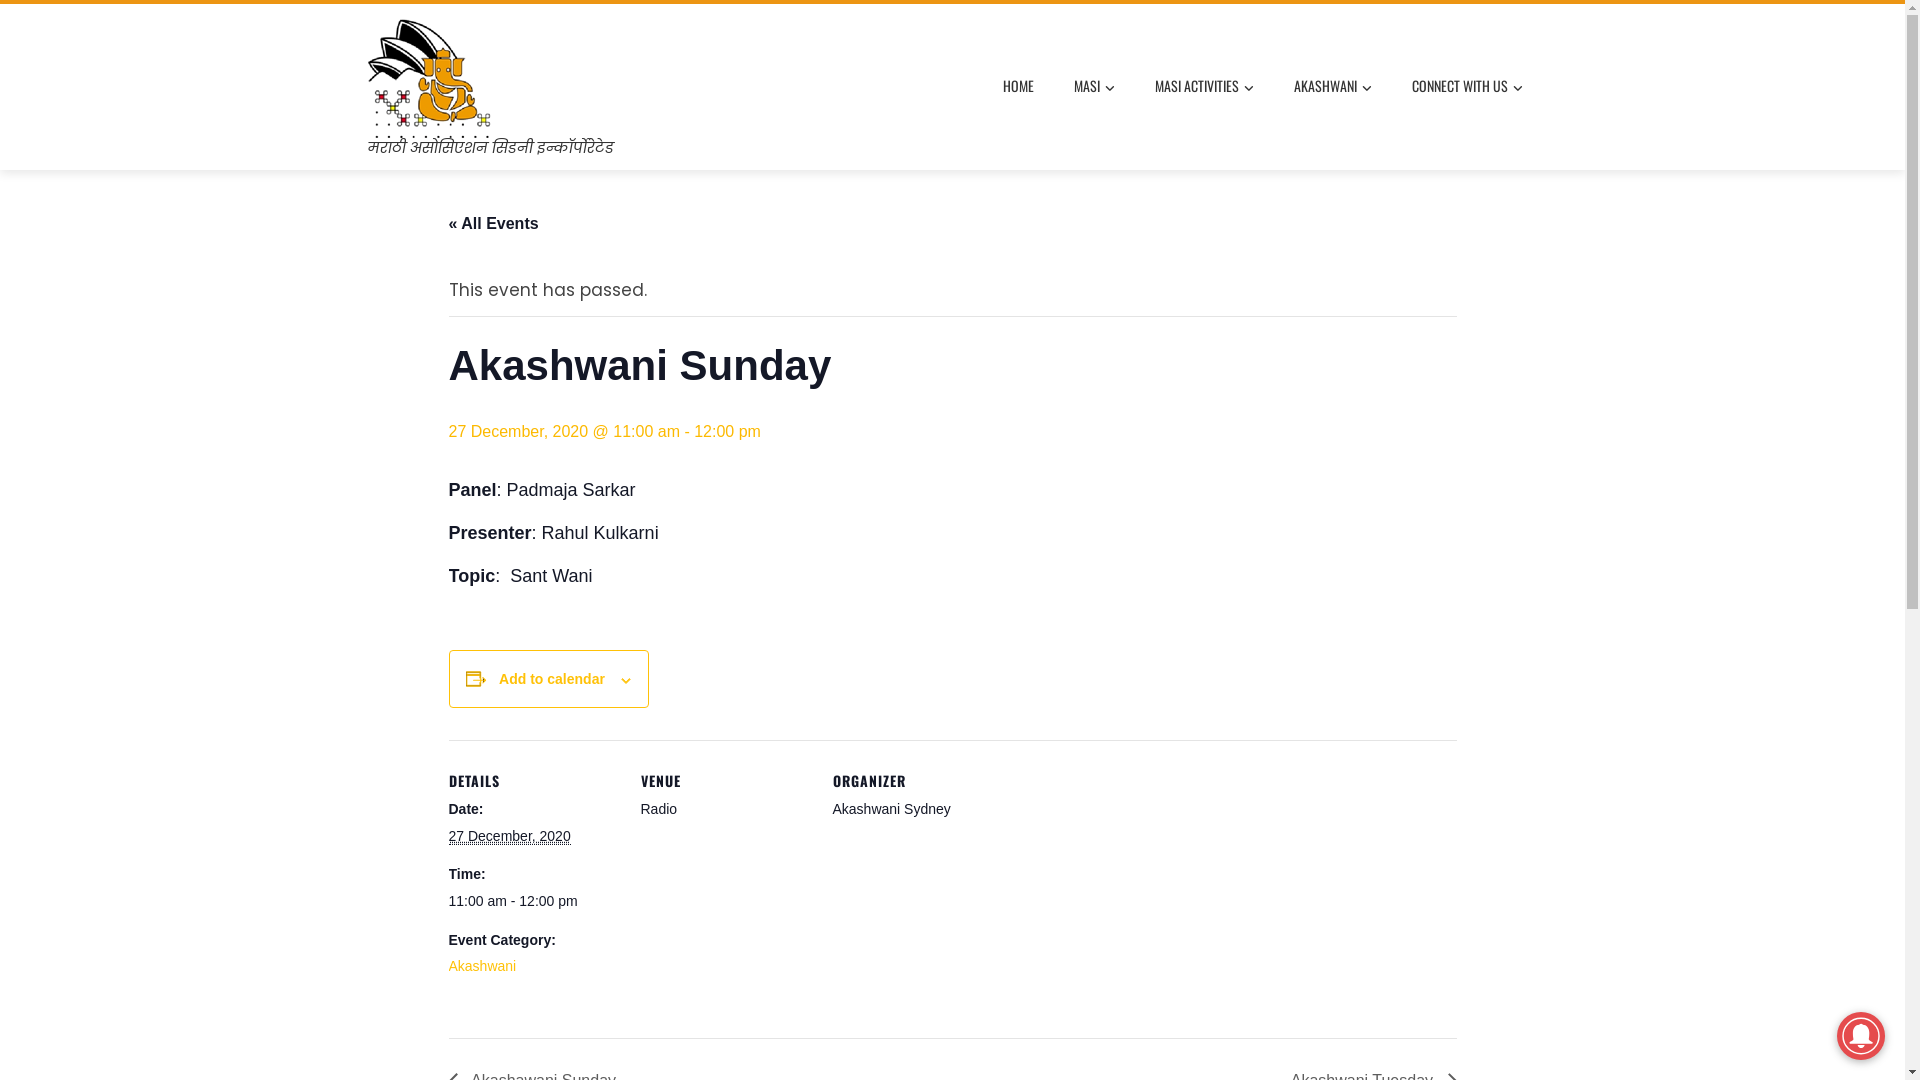 Image resolution: width=1920 pixels, height=1080 pixels. I want to click on 'Add to calendar', so click(552, 677).